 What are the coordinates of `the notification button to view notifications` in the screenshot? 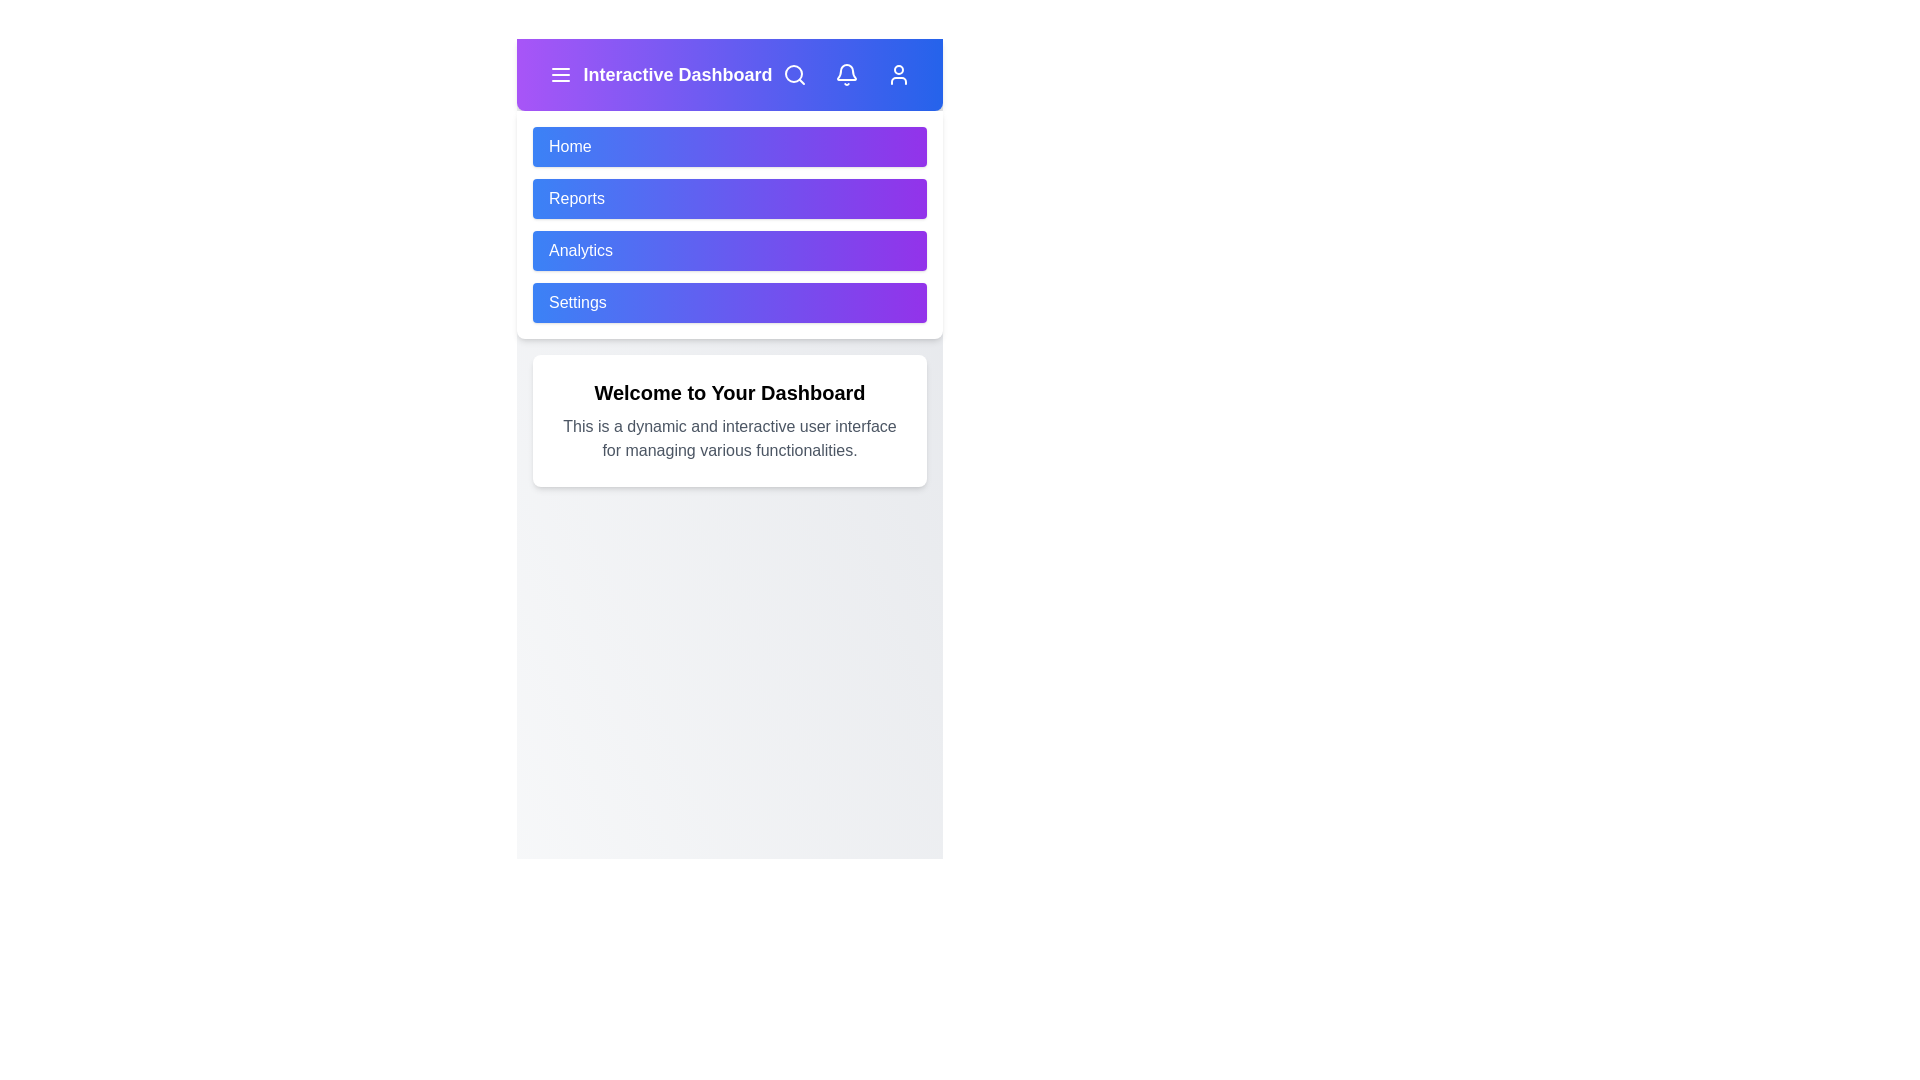 It's located at (846, 73).